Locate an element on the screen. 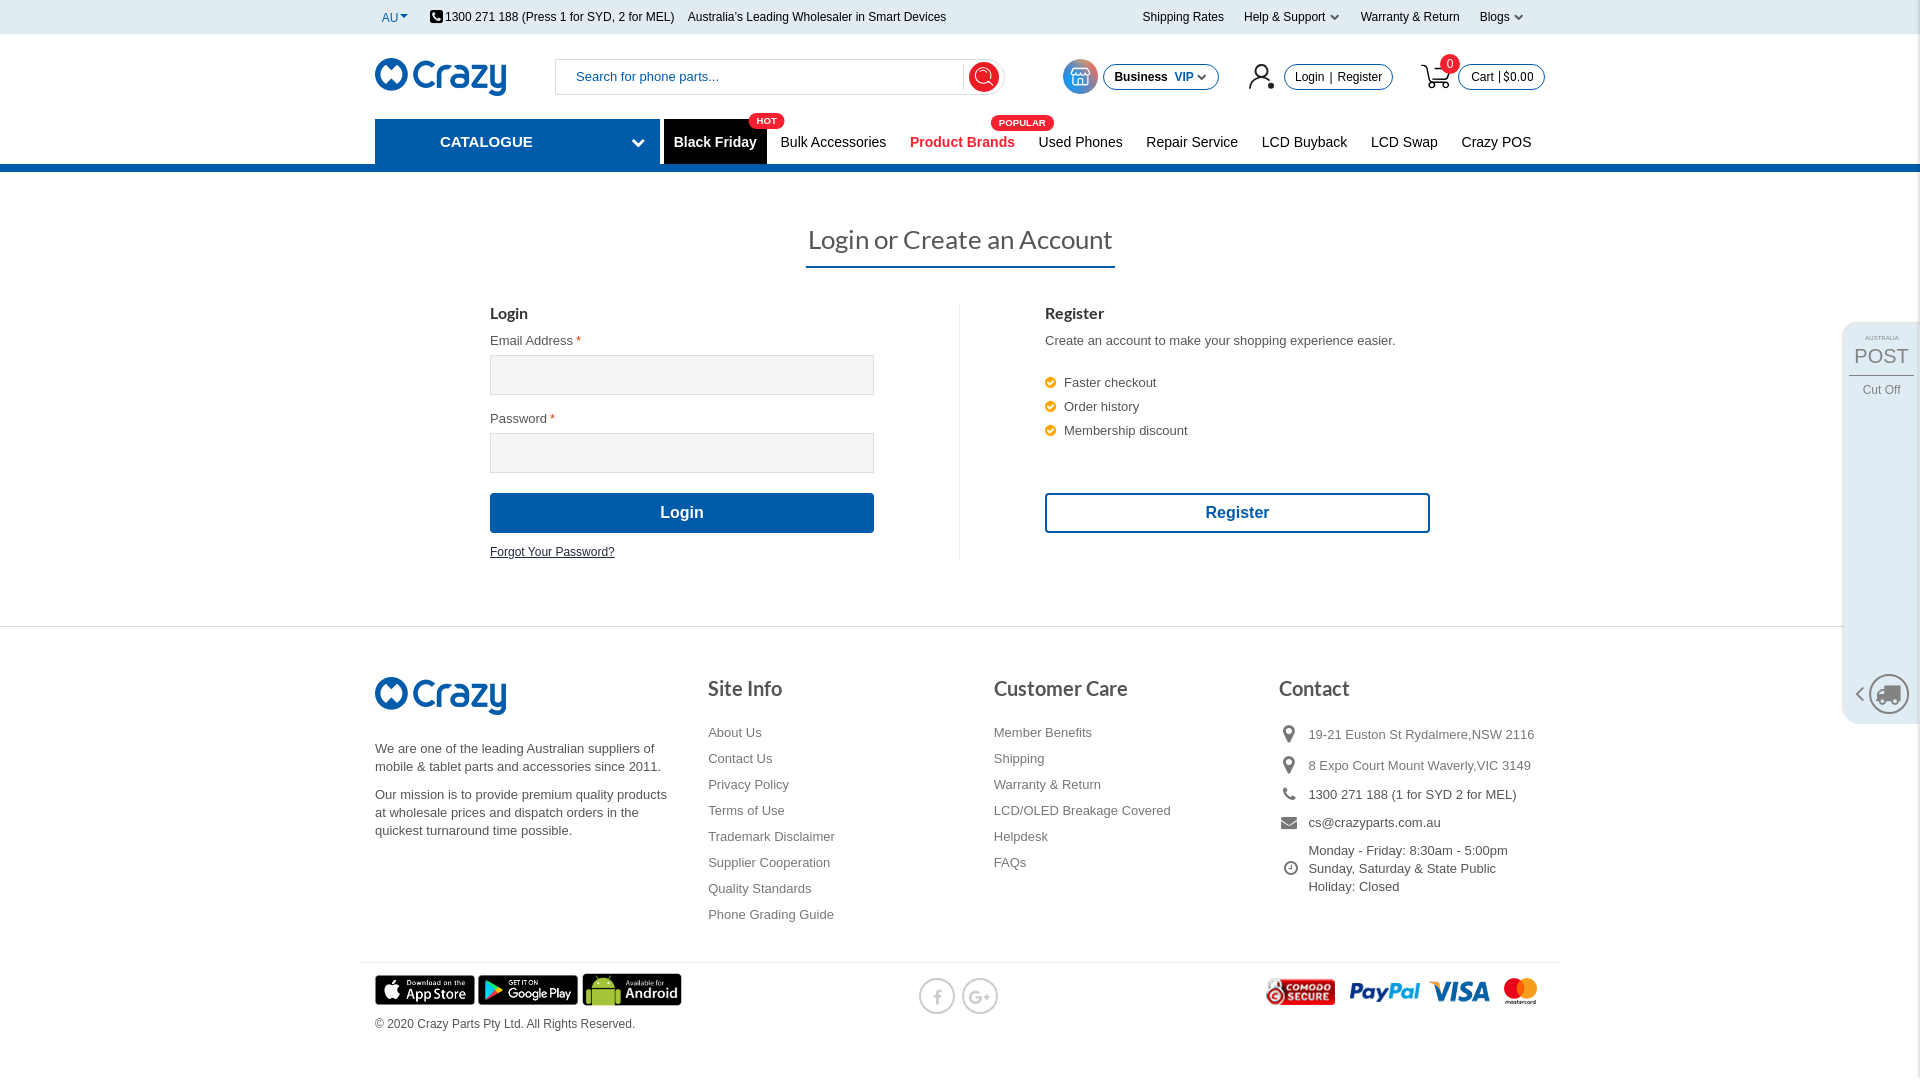 The height and width of the screenshot is (1080, 1920). '19-21 Euston St Rydalmere,NSW 2116' is located at coordinates (1308, 735).